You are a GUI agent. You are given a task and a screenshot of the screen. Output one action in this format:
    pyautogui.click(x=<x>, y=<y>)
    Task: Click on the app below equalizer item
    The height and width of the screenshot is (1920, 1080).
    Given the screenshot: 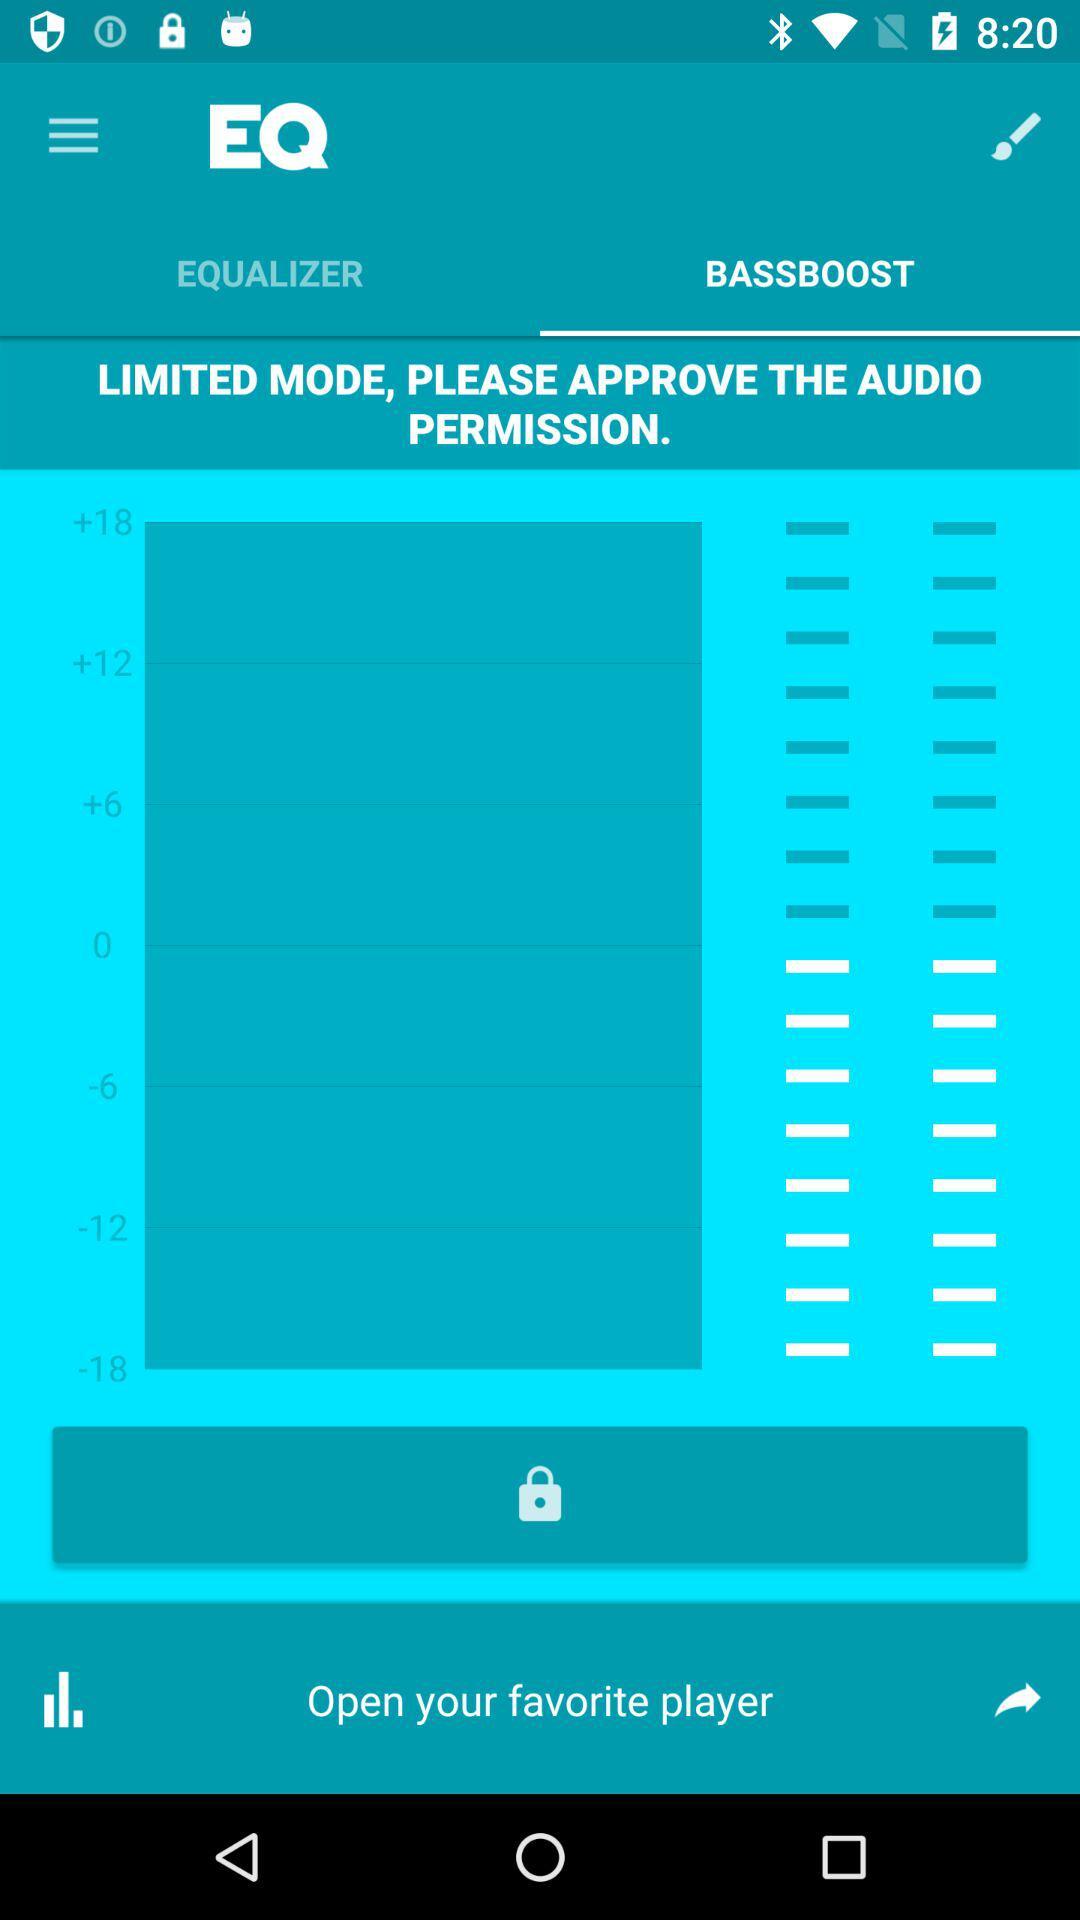 What is the action you would take?
    pyautogui.click(x=540, y=401)
    